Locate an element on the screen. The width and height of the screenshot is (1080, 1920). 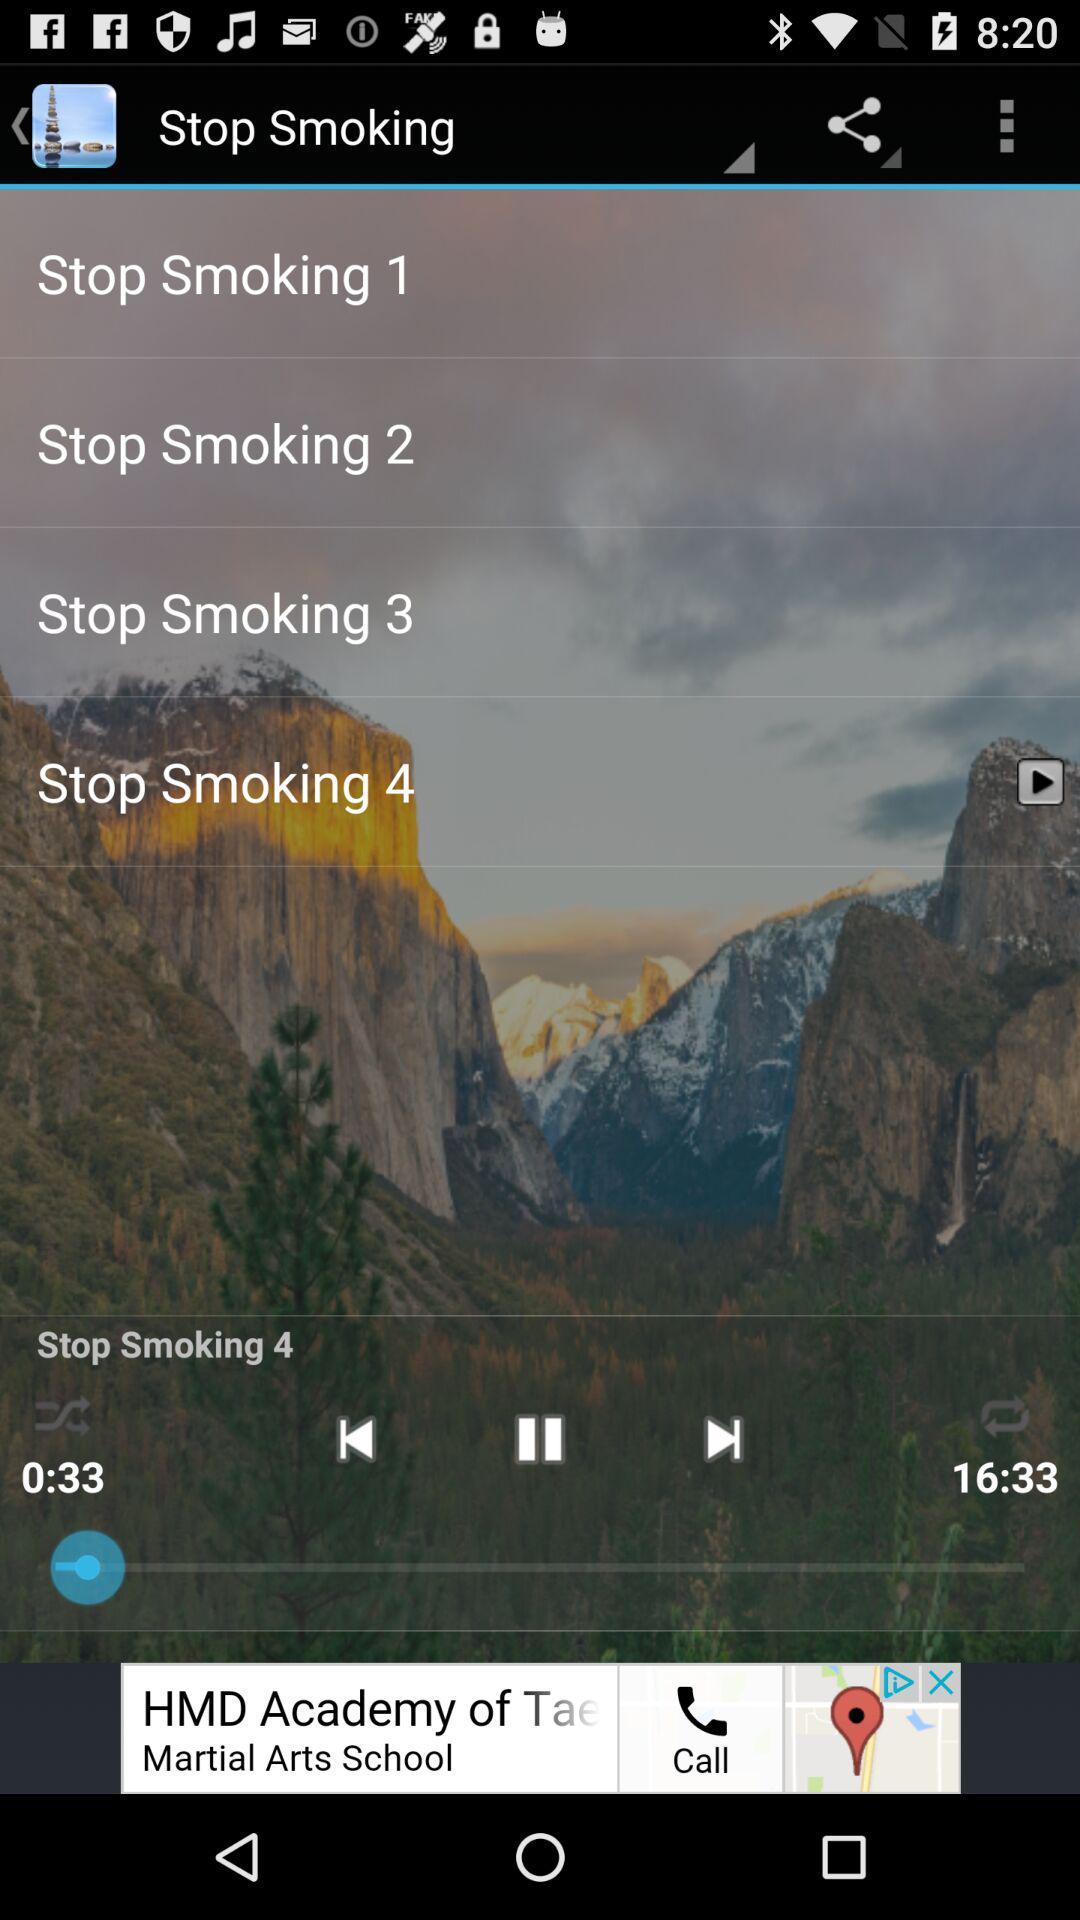
the skip_next icon is located at coordinates (723, 1538).